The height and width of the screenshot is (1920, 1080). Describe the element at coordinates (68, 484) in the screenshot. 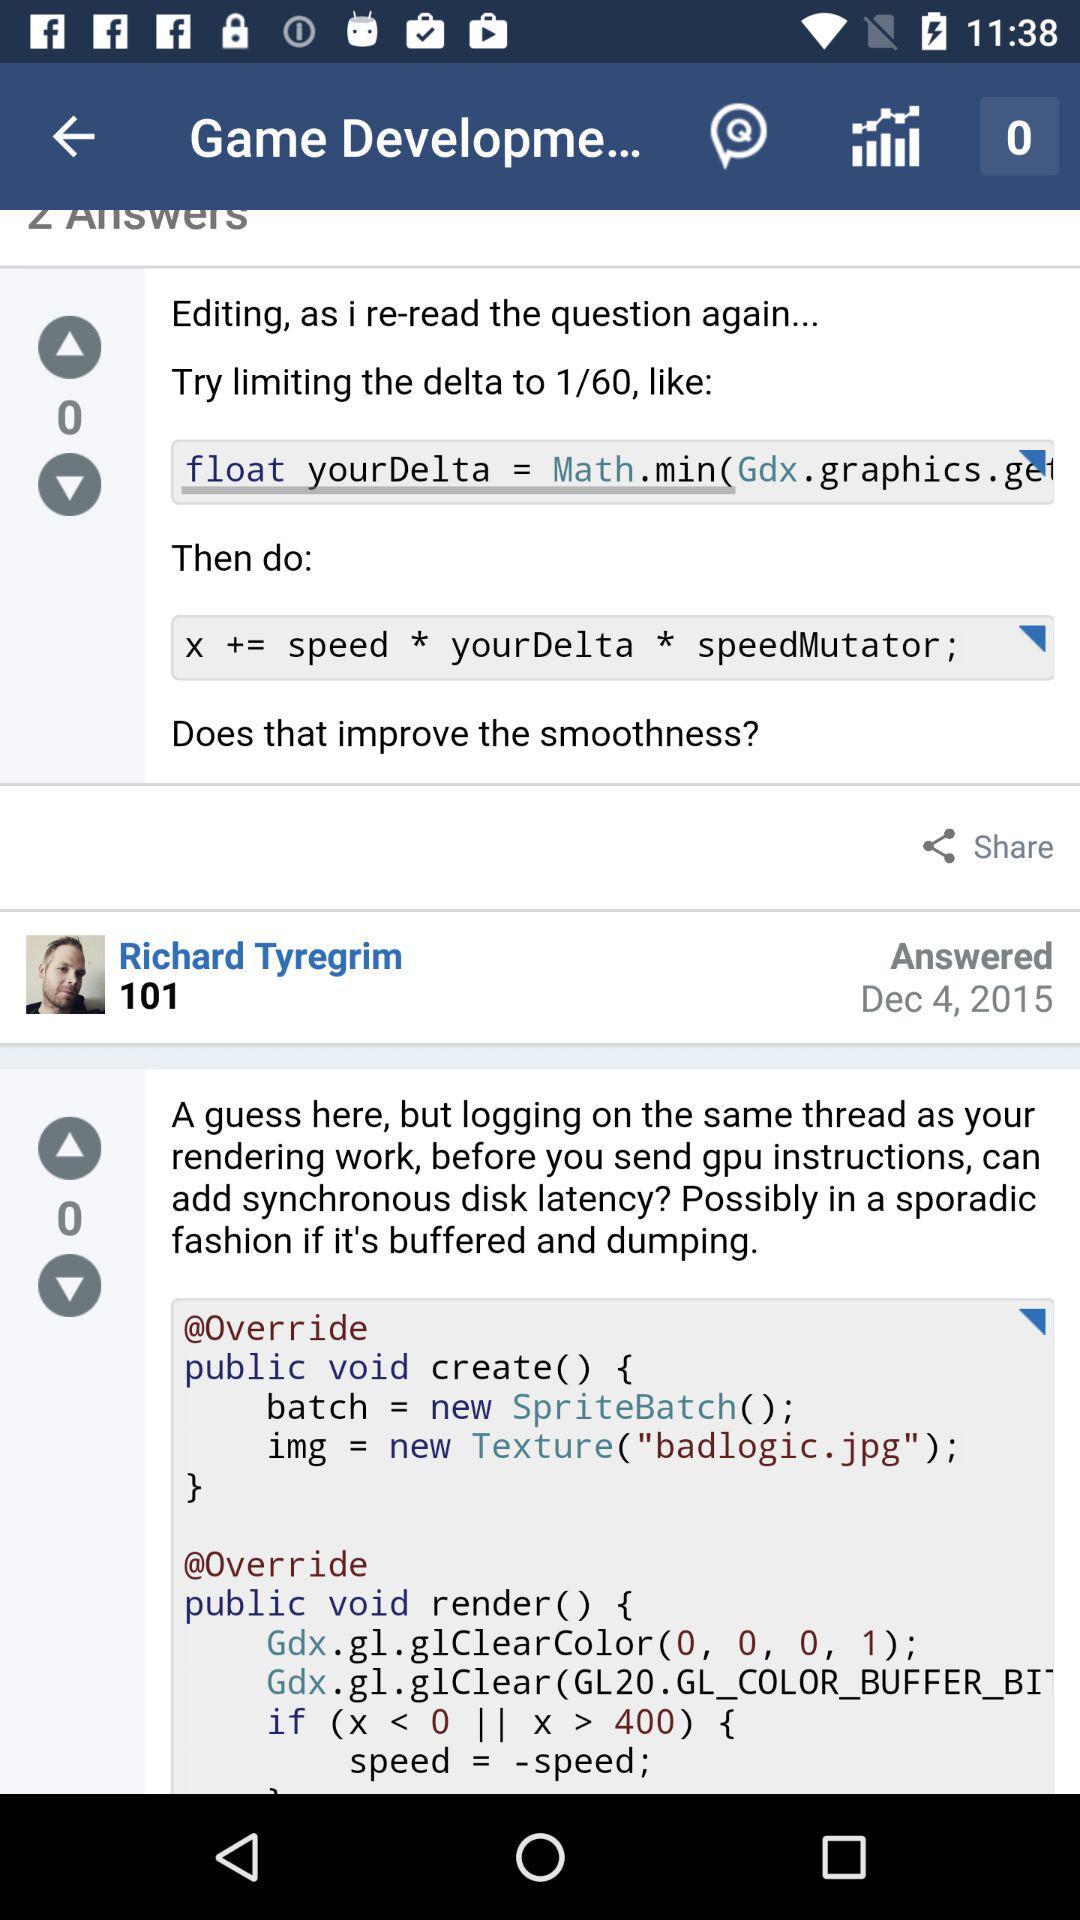

I see `go to` at that location.